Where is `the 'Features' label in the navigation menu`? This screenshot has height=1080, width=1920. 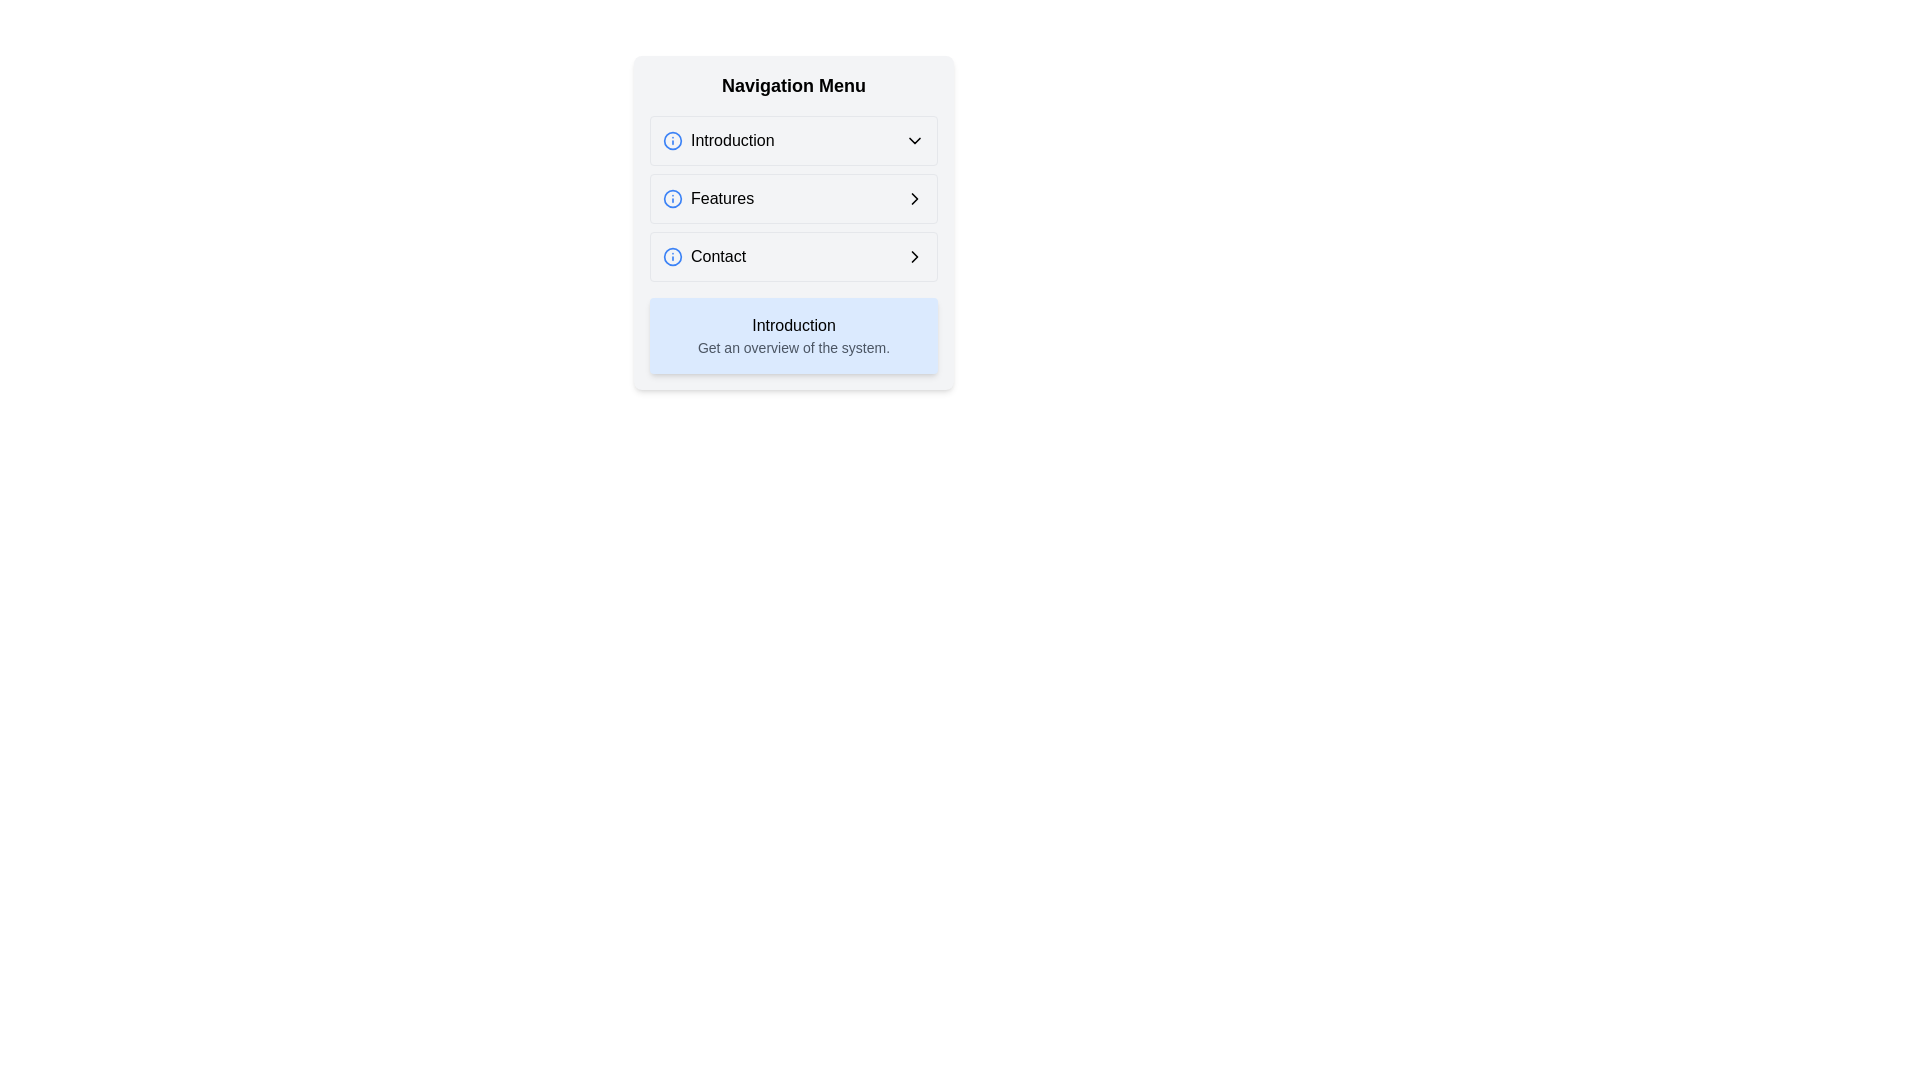
the 'Features' label in the navigation menu is located at coordinates (721, 199).